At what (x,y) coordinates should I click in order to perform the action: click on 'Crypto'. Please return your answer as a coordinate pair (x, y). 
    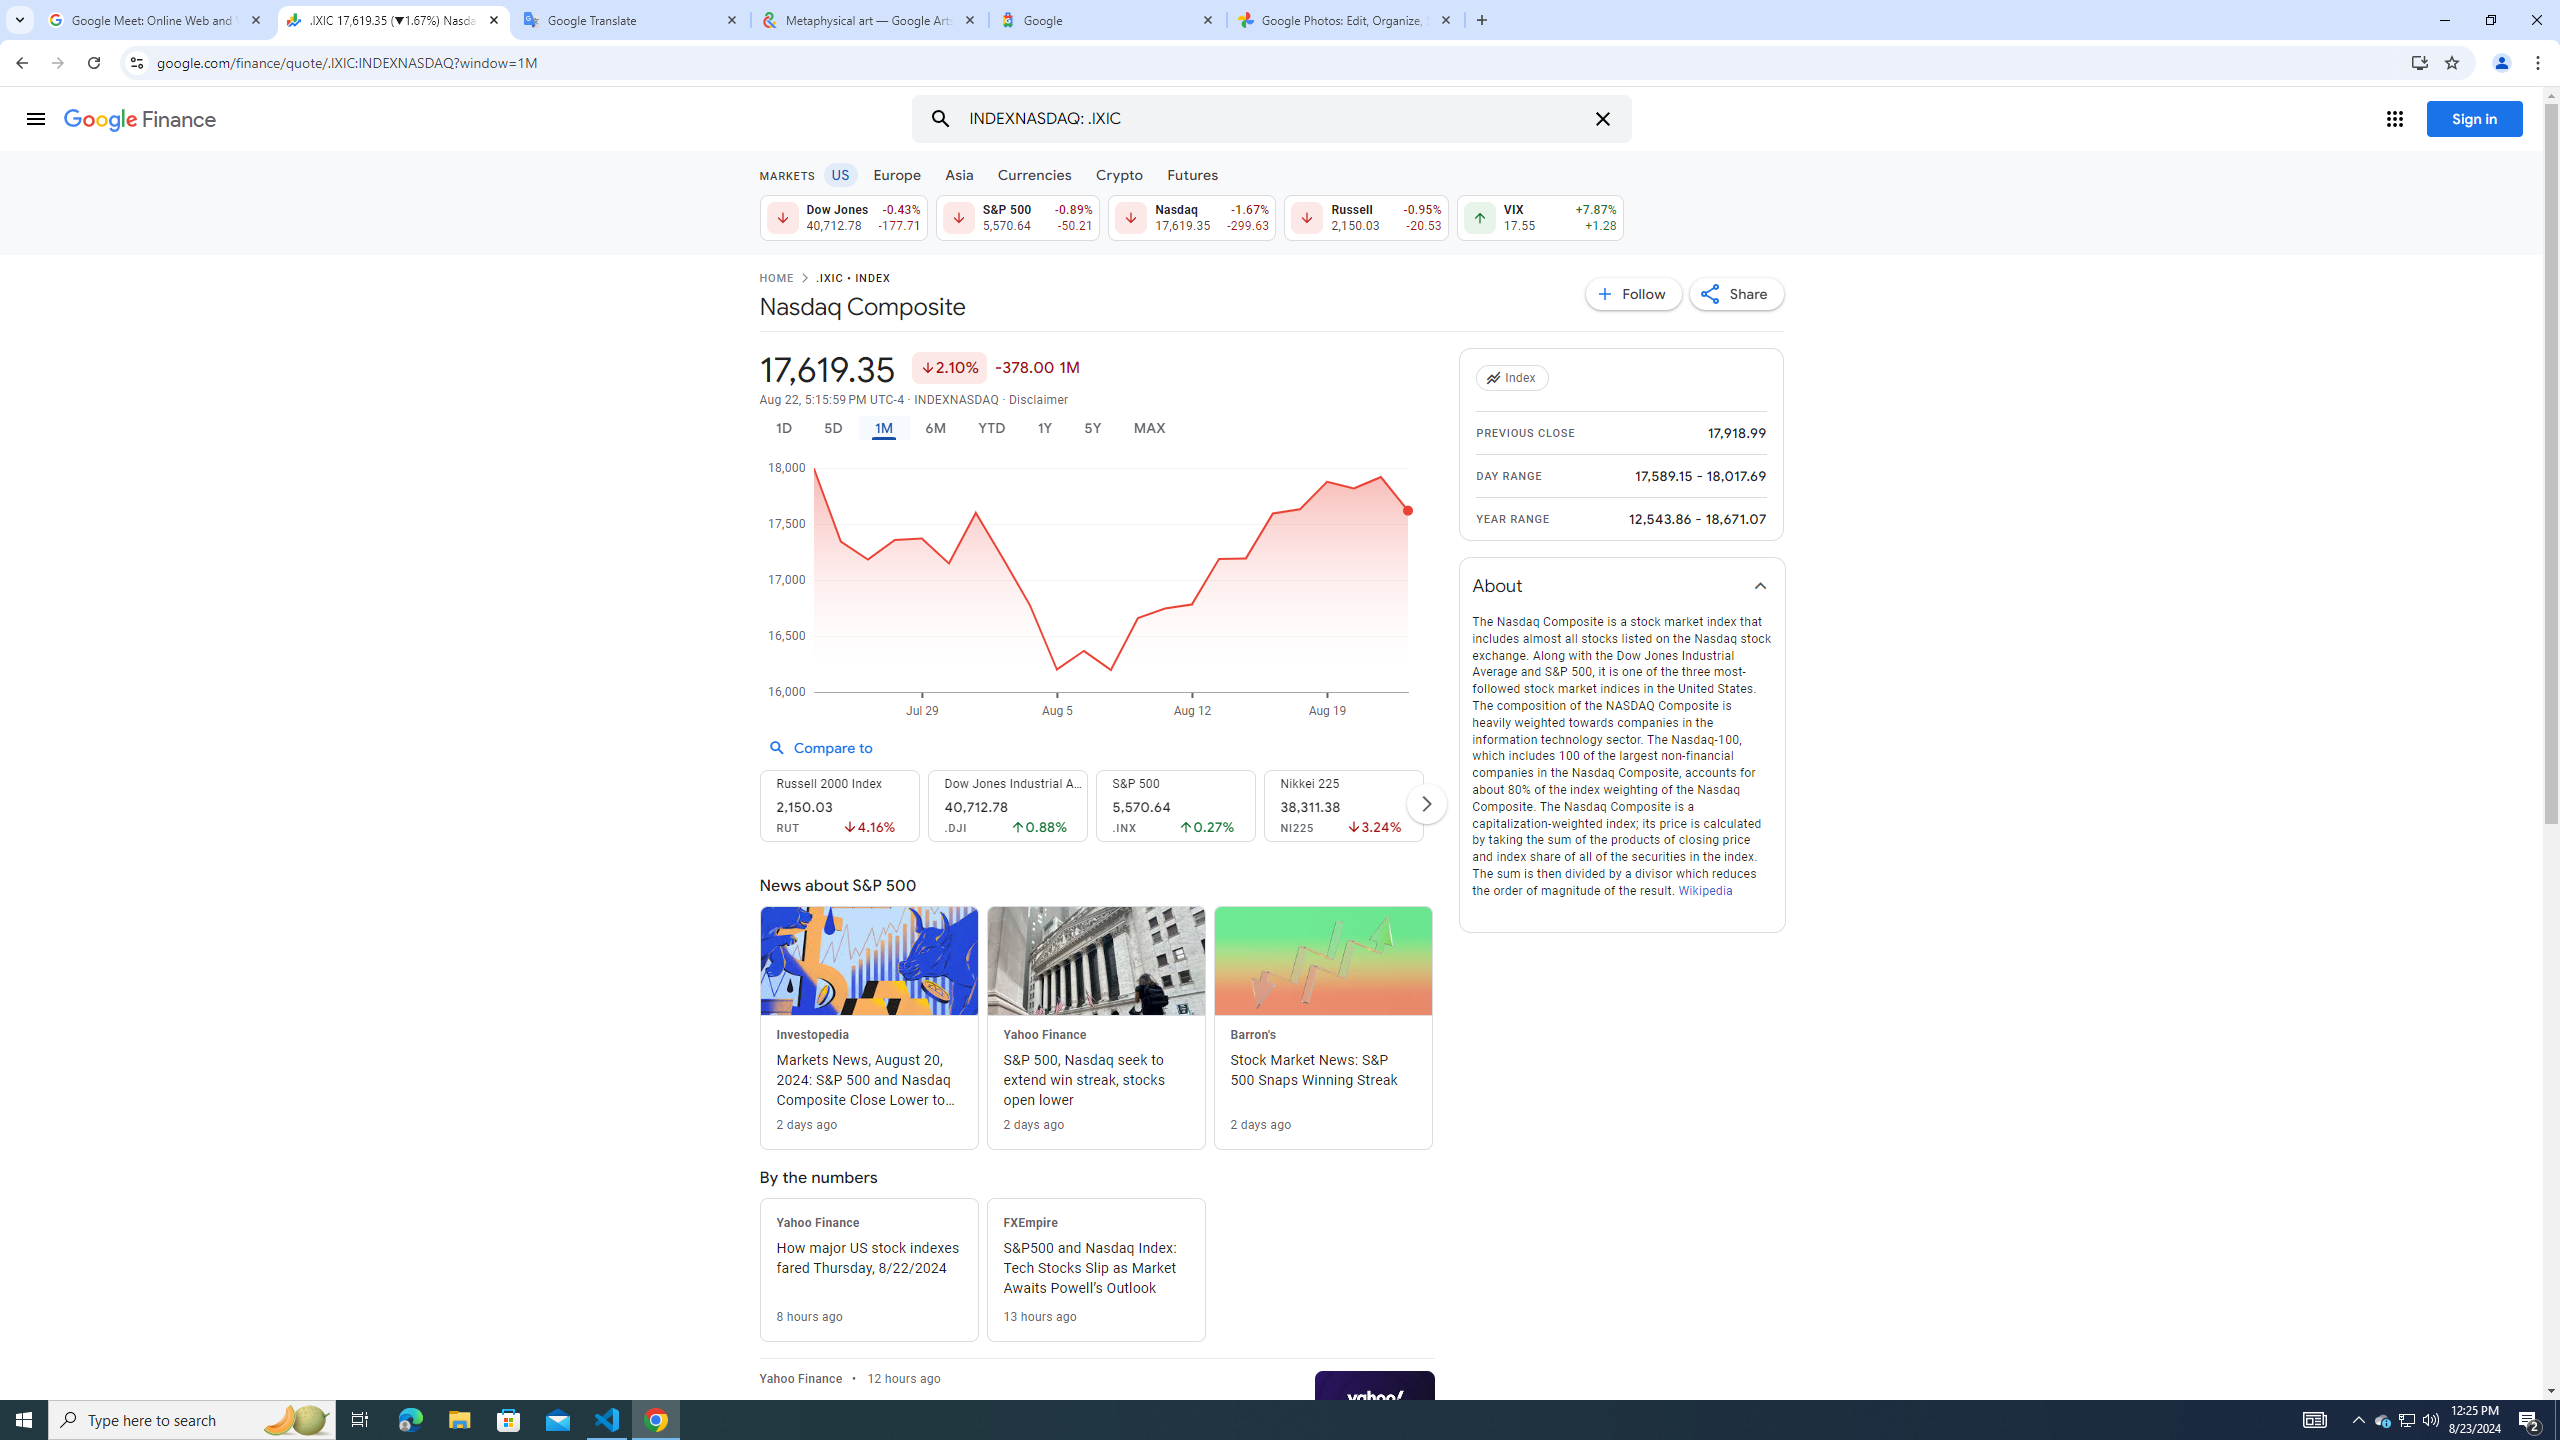
    Looking at the image, I should click on (1120, 173).